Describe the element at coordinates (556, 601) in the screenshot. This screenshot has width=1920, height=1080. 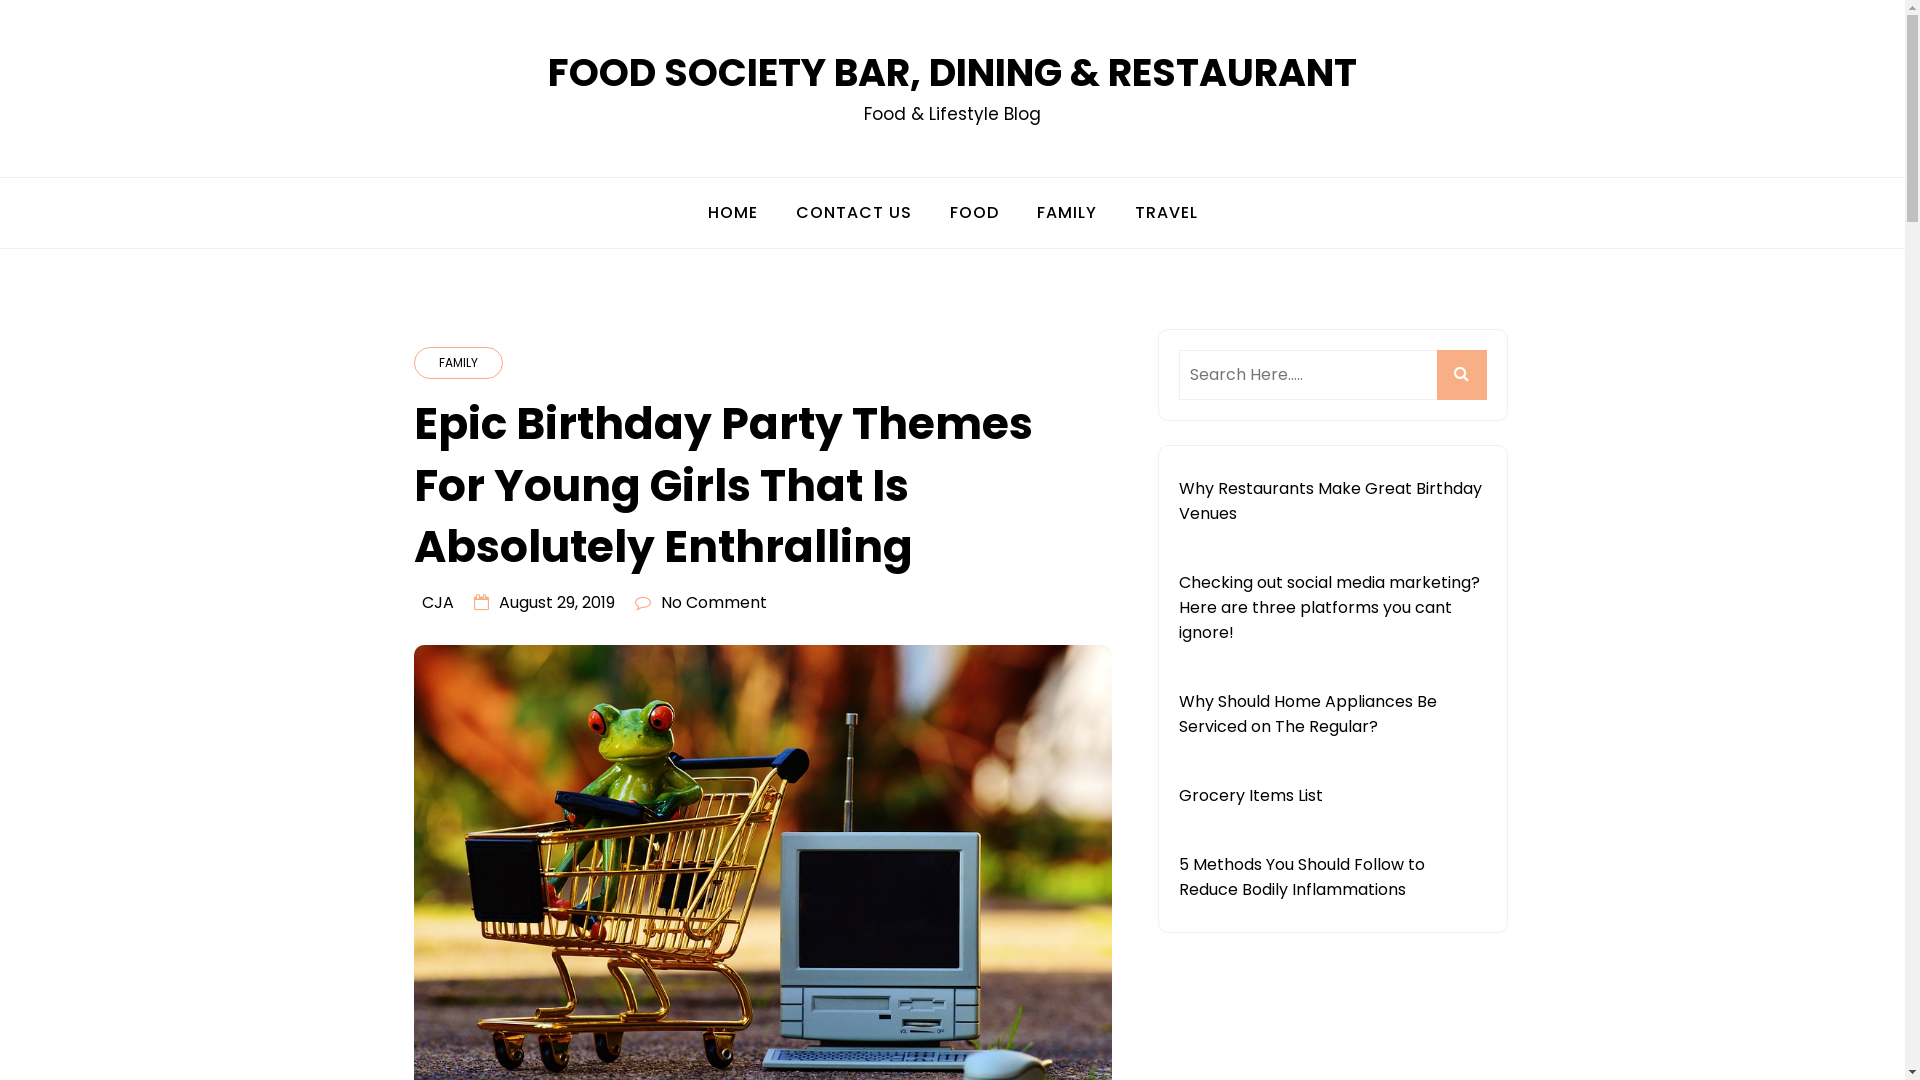
I see `'August 29, 2019'` at that location.